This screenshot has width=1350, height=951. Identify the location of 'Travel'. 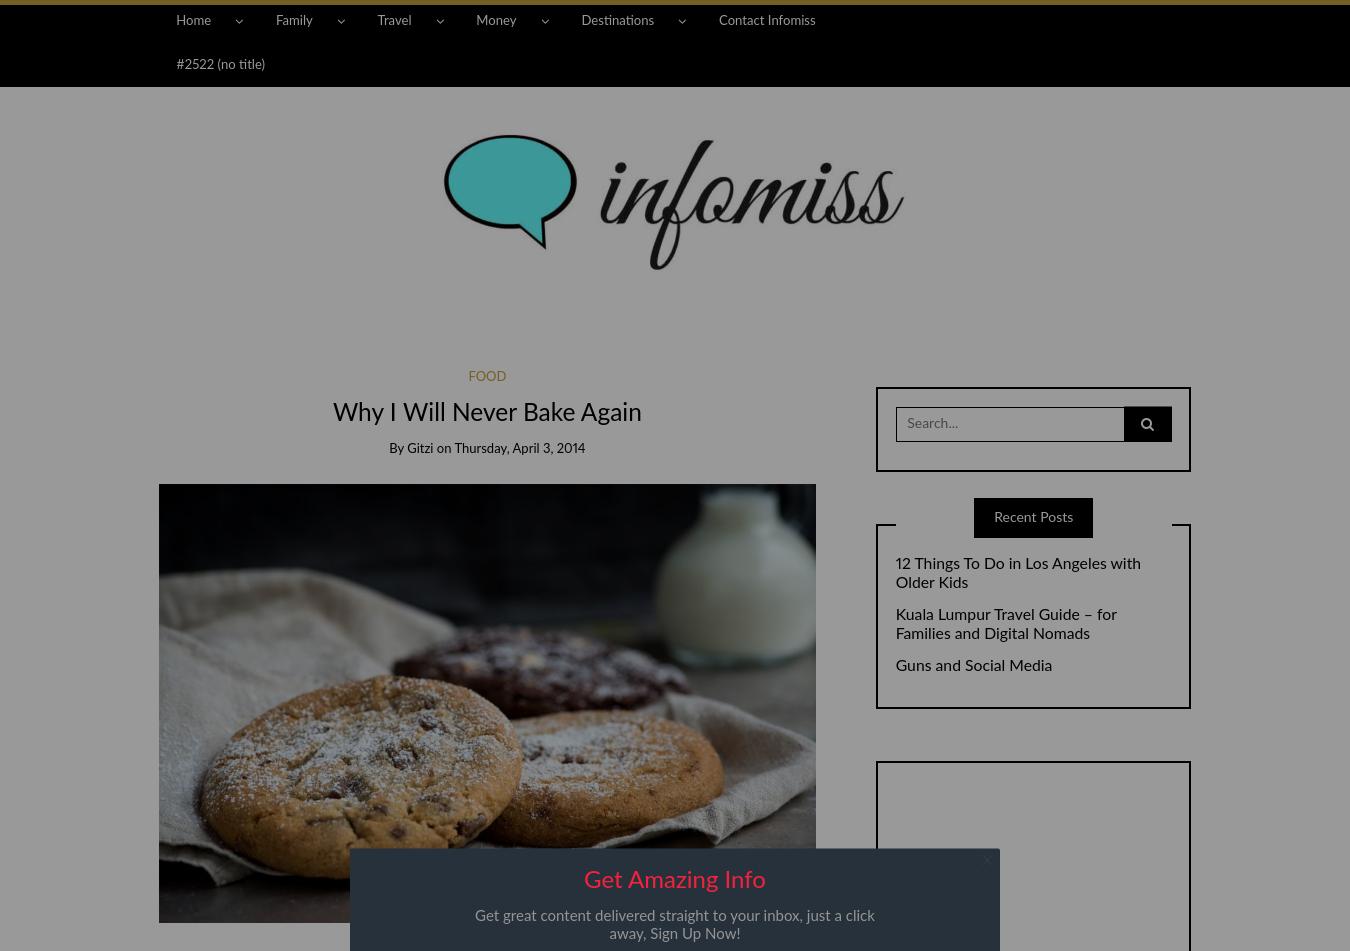
(394, 21).